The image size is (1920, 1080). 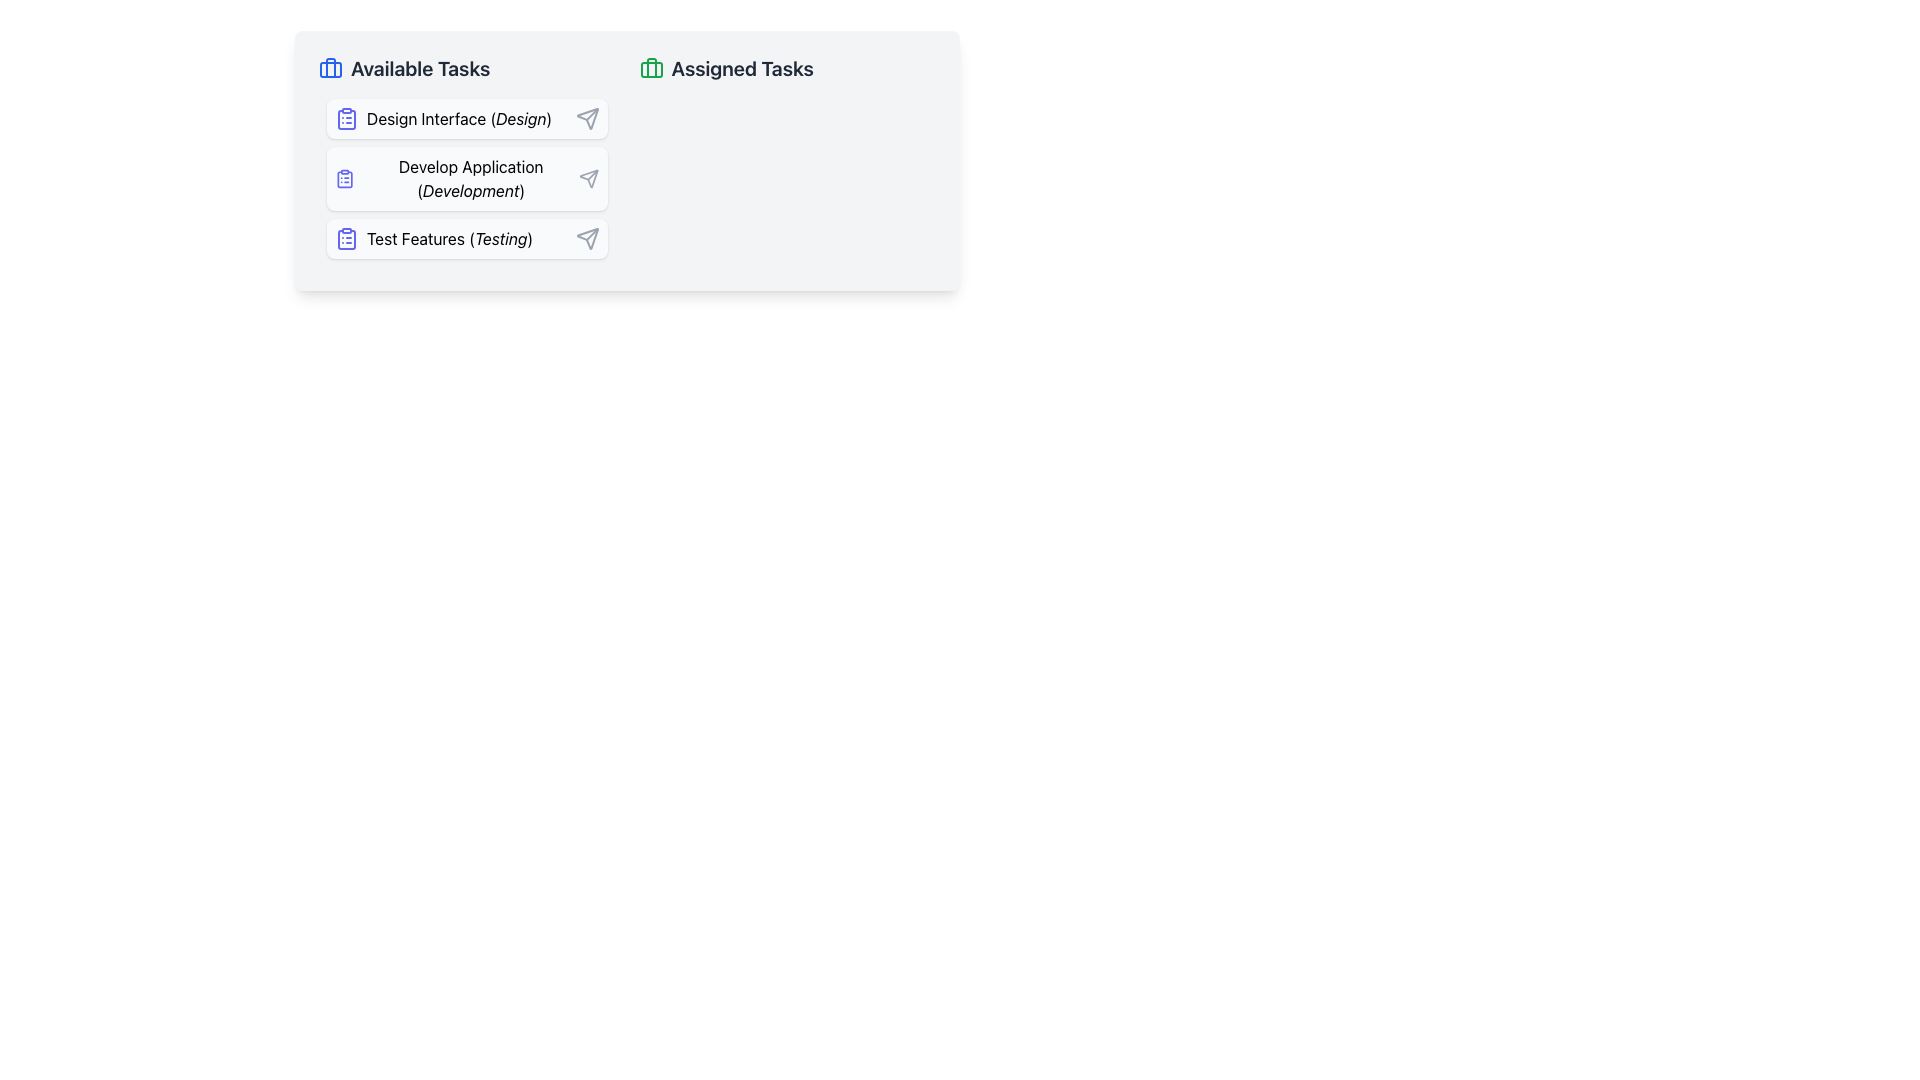 I want to click on the graphical vector line within the briefcase icon, which visually represents tasks or work management, located in the top left region of the interface next to the 'Available Tasks' title, so click(x=331, y=67).